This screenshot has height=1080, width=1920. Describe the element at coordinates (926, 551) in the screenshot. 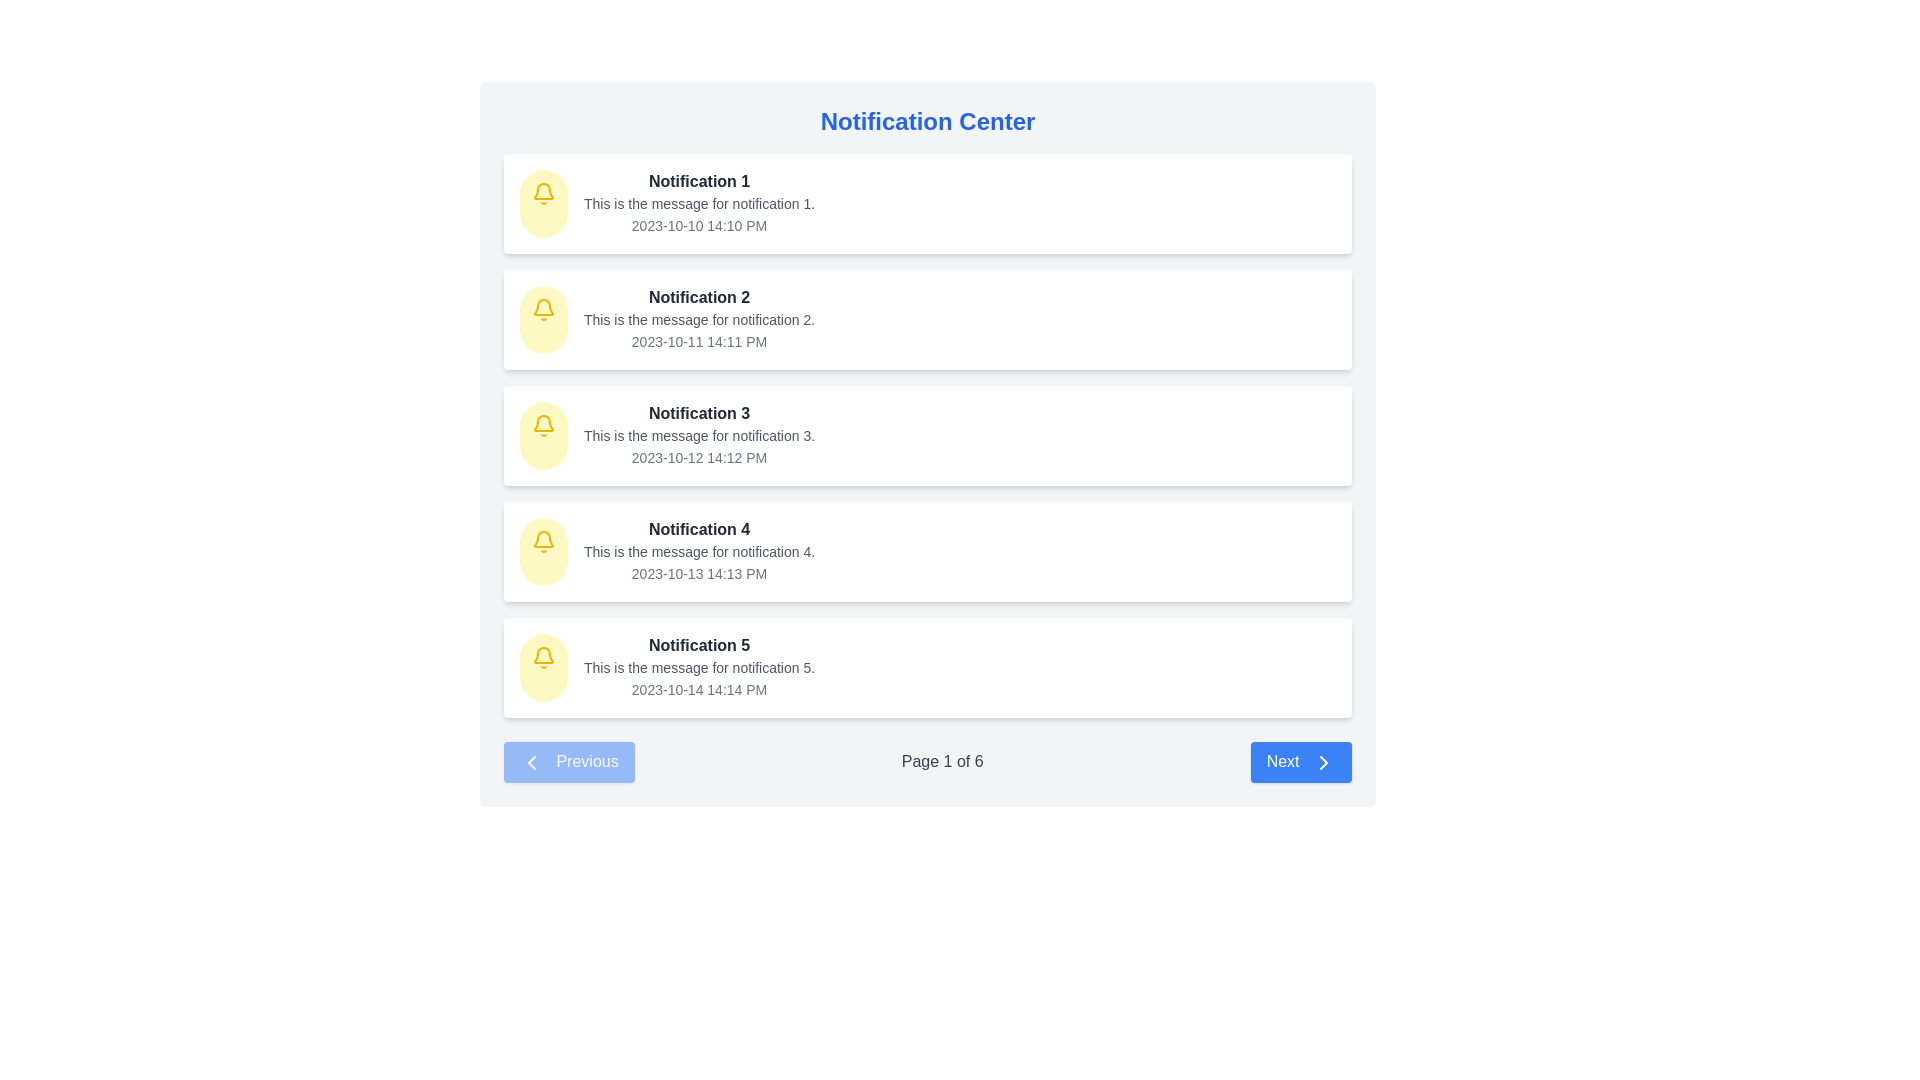

I see `the notification card titled 'Notification 4', which includes a message and timestamp, located at the specified center coordinates` at that location.